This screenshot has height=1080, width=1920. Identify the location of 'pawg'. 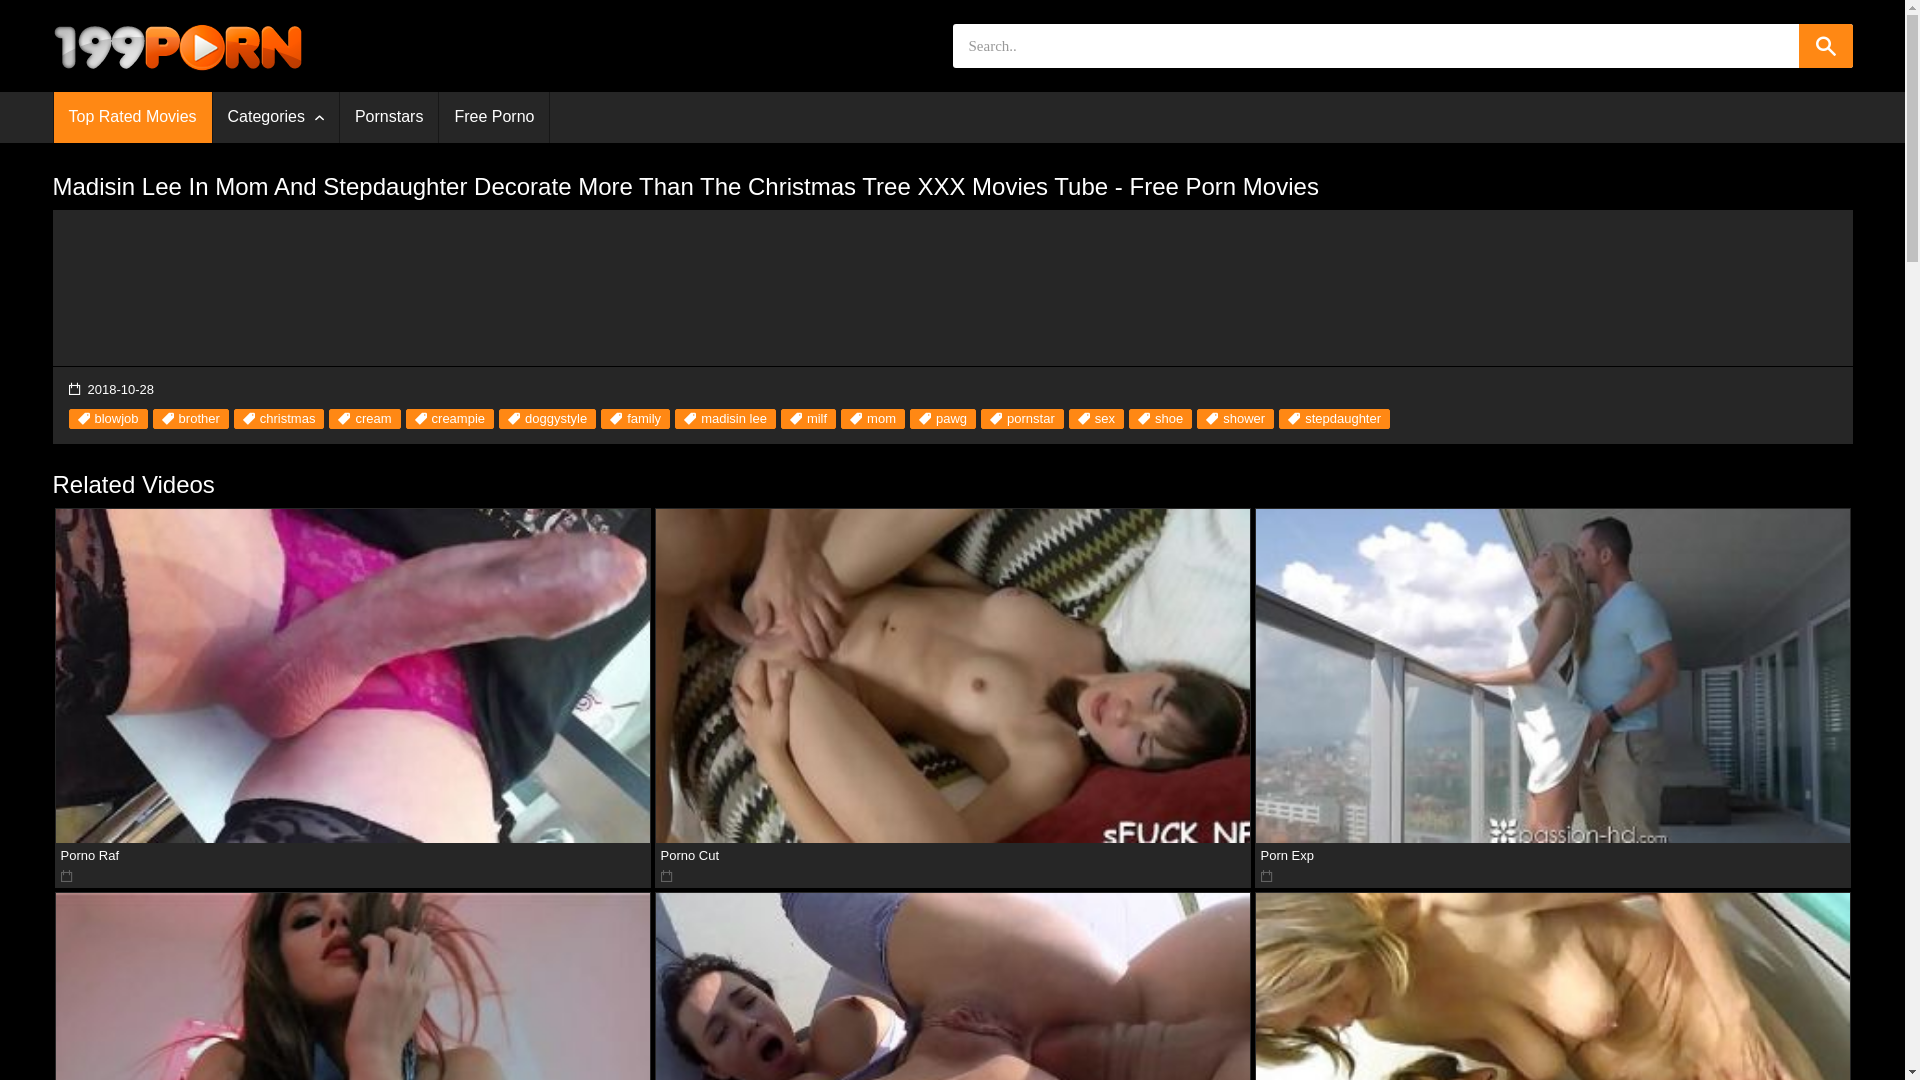
(941, 418).